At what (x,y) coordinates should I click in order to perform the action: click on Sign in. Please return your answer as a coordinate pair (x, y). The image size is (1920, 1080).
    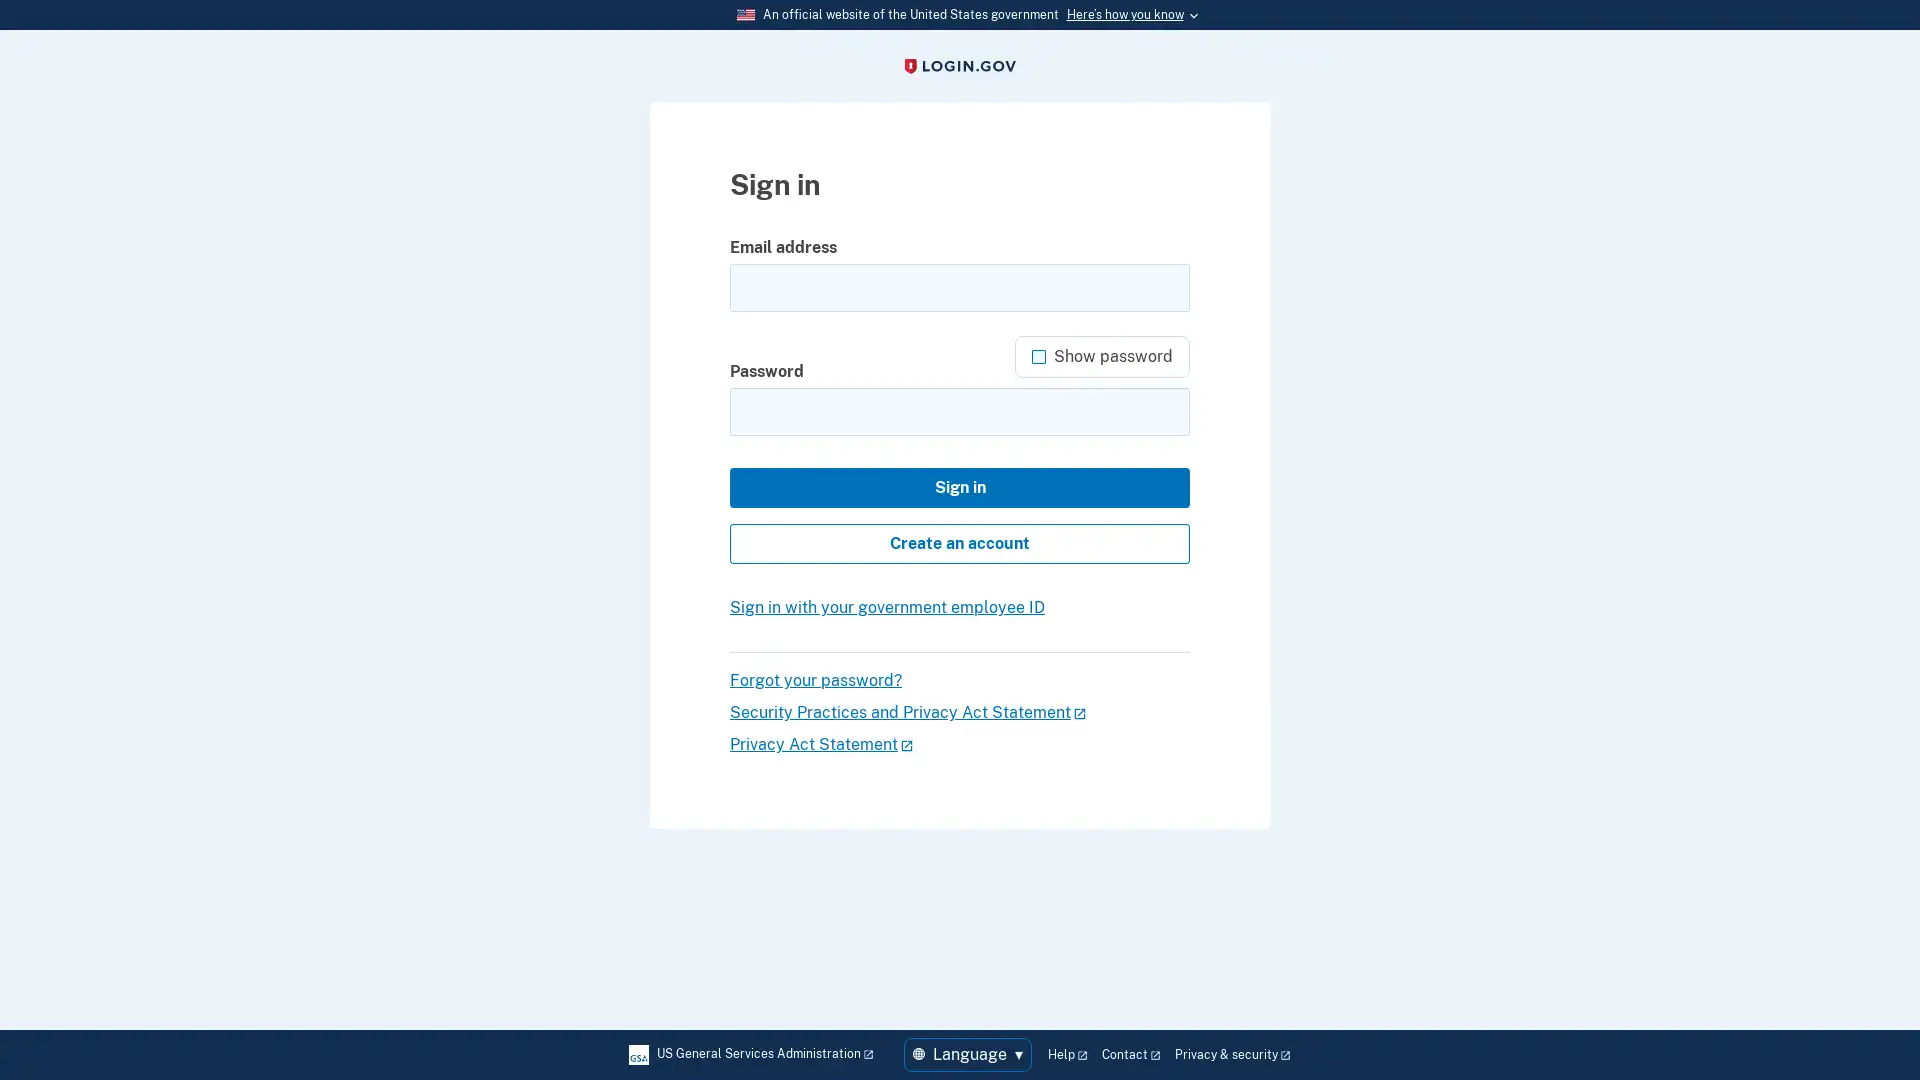
    Looking at the image, I should click on (960, 488).